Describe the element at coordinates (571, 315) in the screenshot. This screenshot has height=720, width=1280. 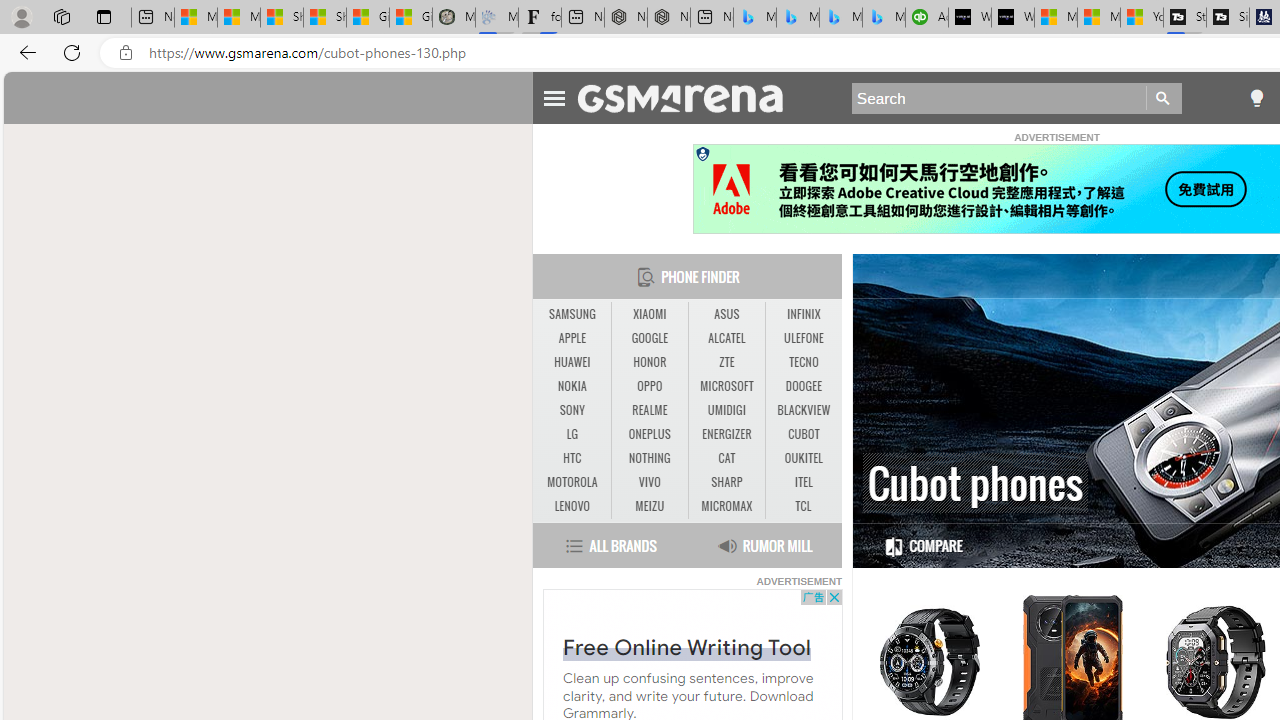
I see `'SAMSUNG'` at that location.